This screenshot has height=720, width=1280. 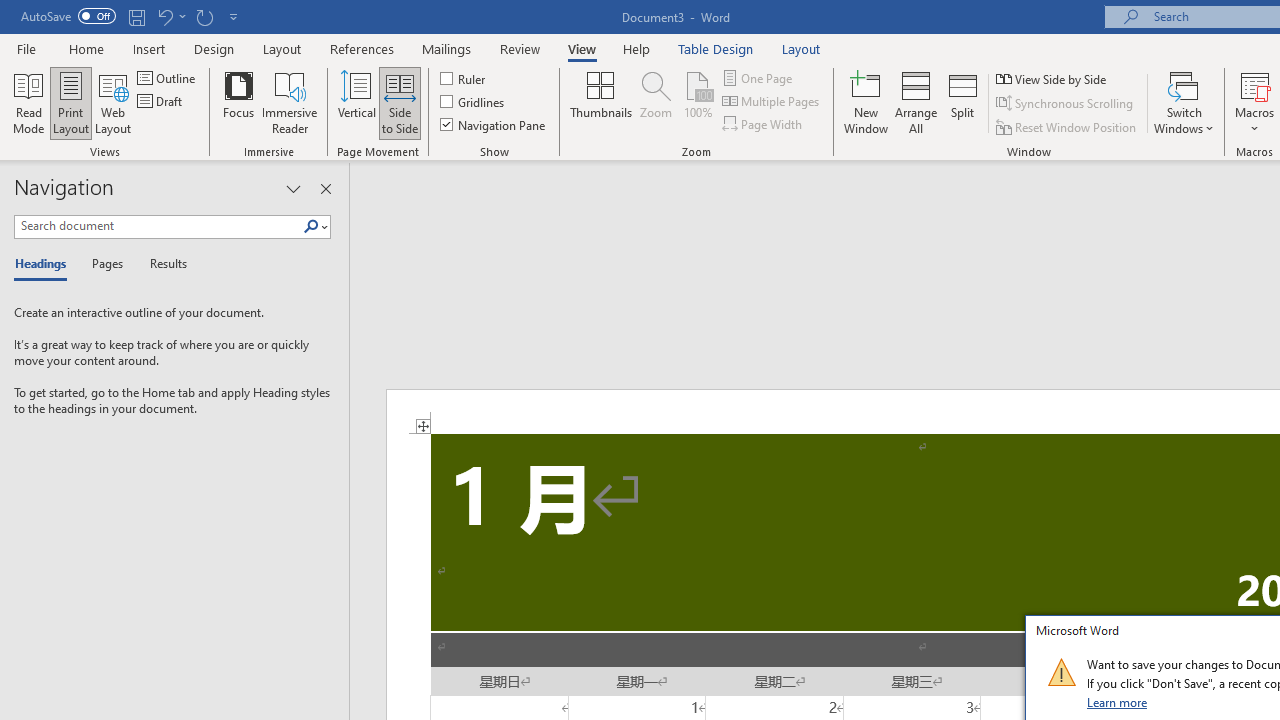 What do you see at coordinates (1117, 701) in the screenshot?
I see `'Learn more'` at bounding box center [1117, 701].